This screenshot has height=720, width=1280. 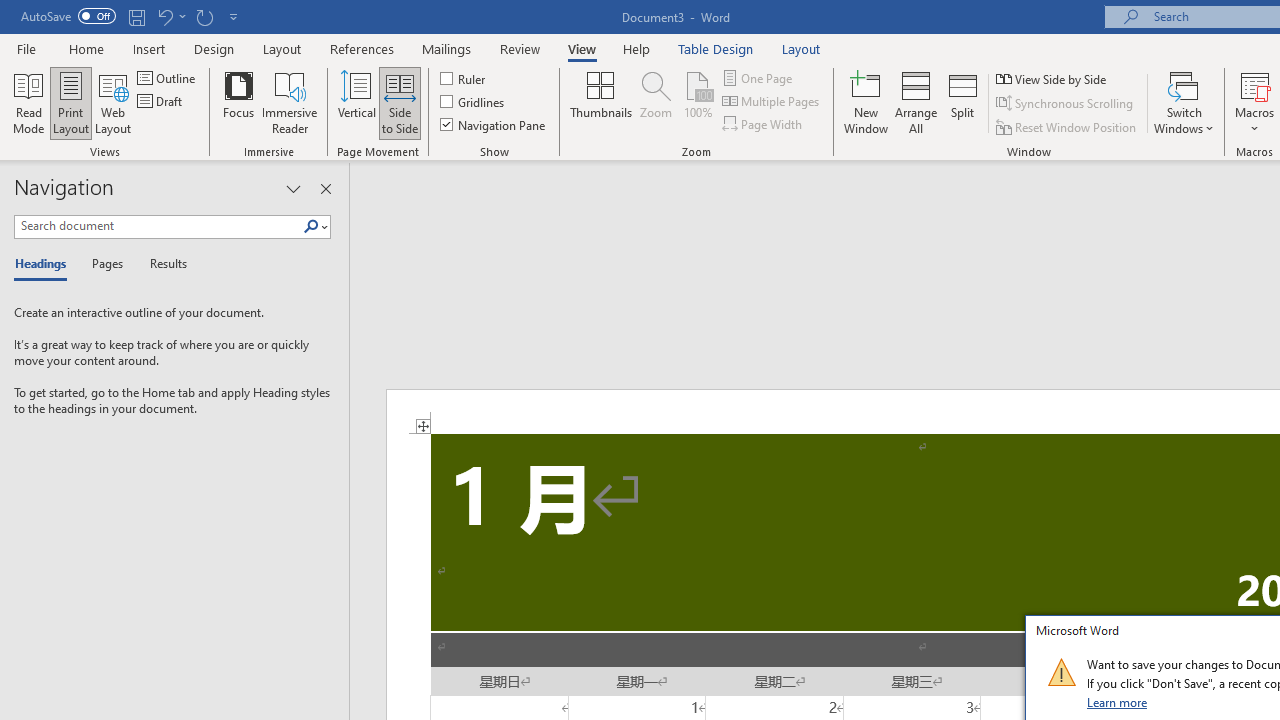 What do you see at coordinates (1117, 701) in the screenshot?
I see `'Learn more'` at bounding box center [1117, 701].